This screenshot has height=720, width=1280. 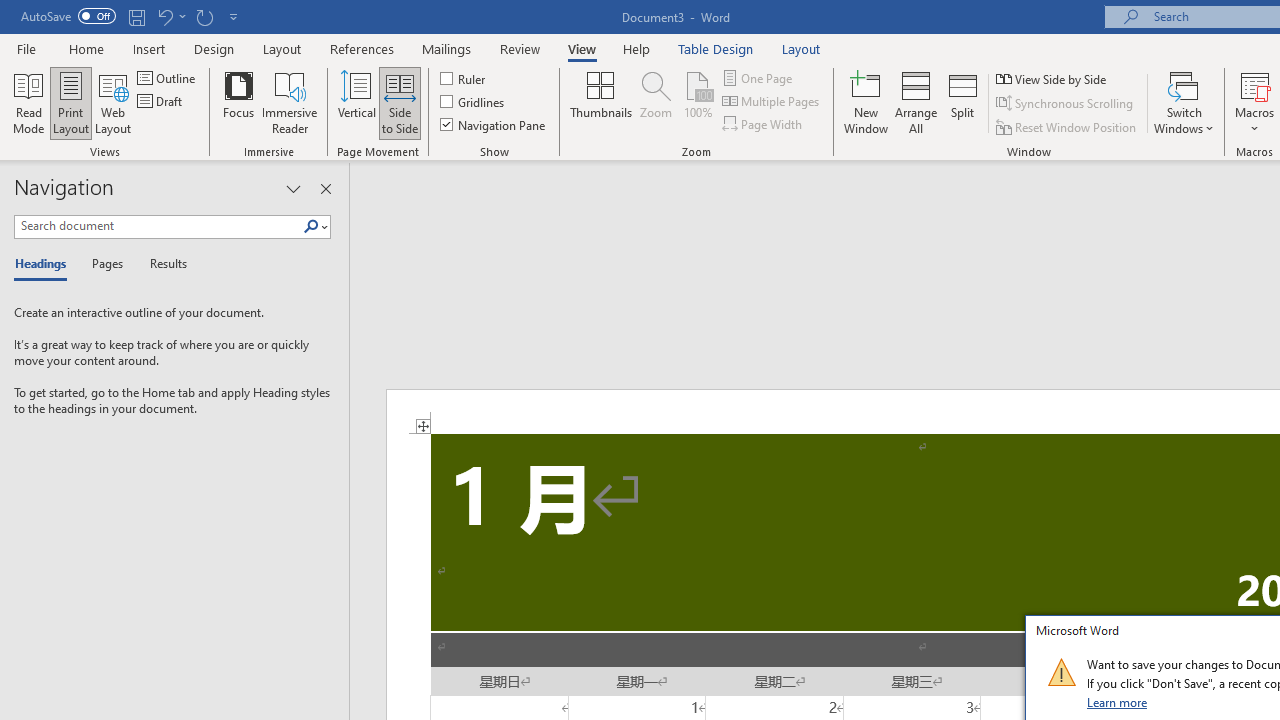 What do you see at coordinates (1117, 701) in the screenshot?
I see `'Learn more'` at bounding box center [1117, 701].